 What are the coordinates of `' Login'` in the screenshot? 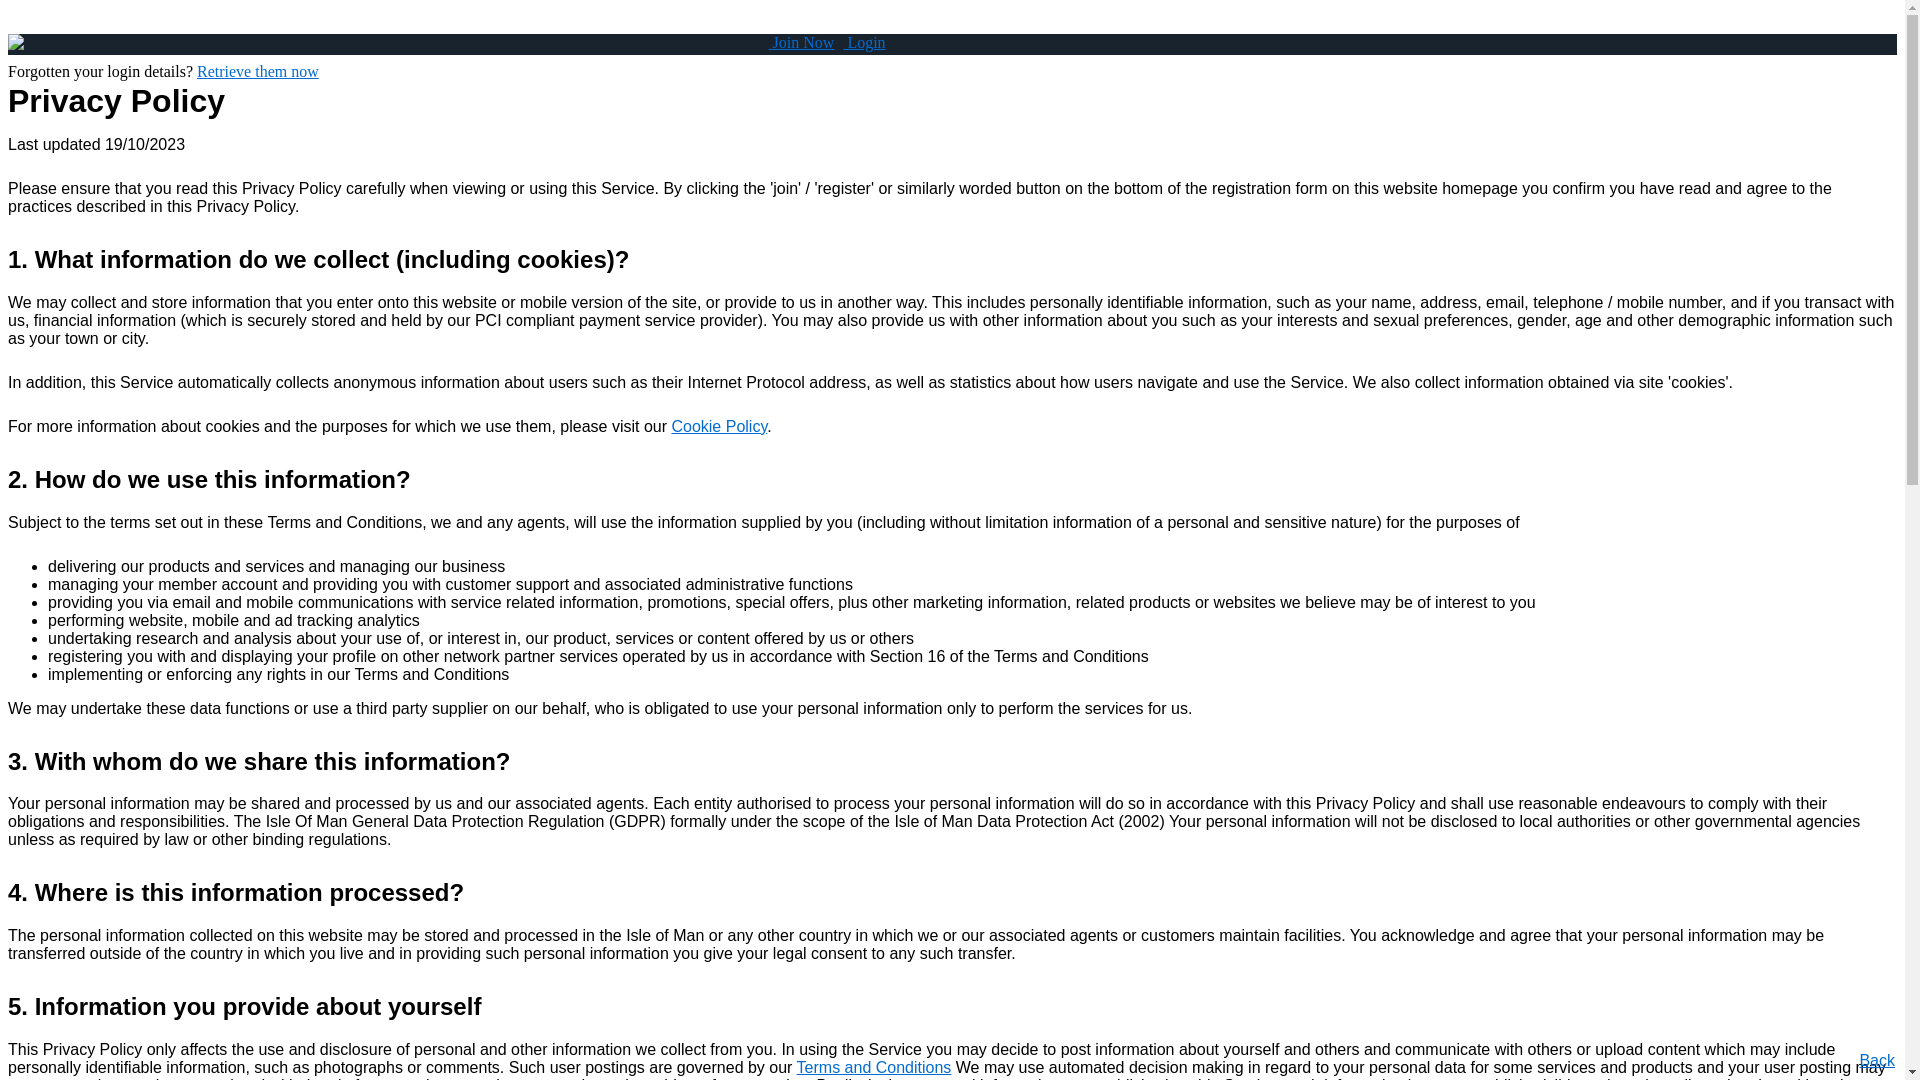 It's located at (843, 42).